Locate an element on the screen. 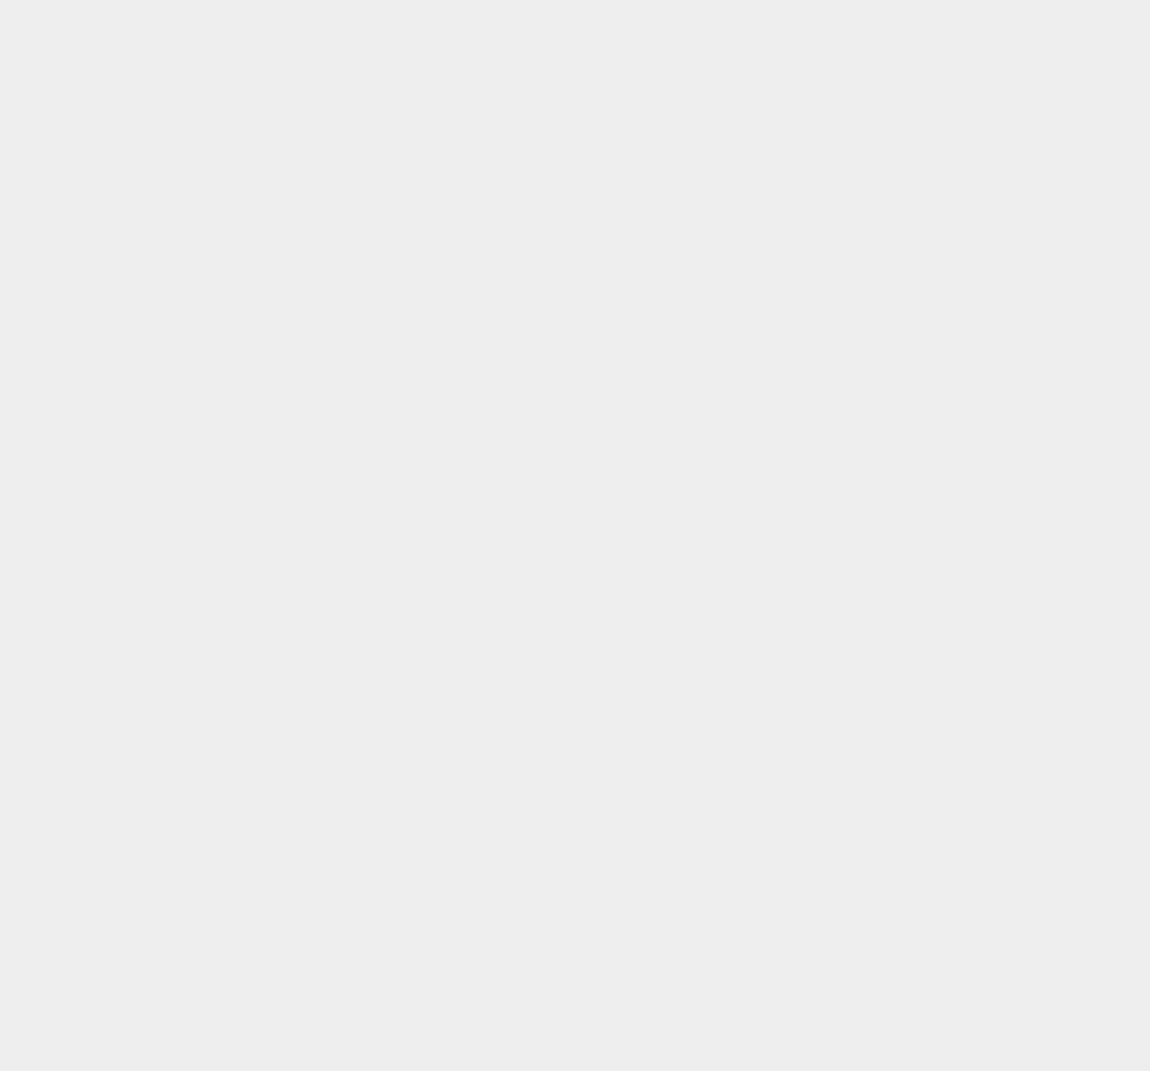  'iPhone 4S' is located at coordinates (812, 25).